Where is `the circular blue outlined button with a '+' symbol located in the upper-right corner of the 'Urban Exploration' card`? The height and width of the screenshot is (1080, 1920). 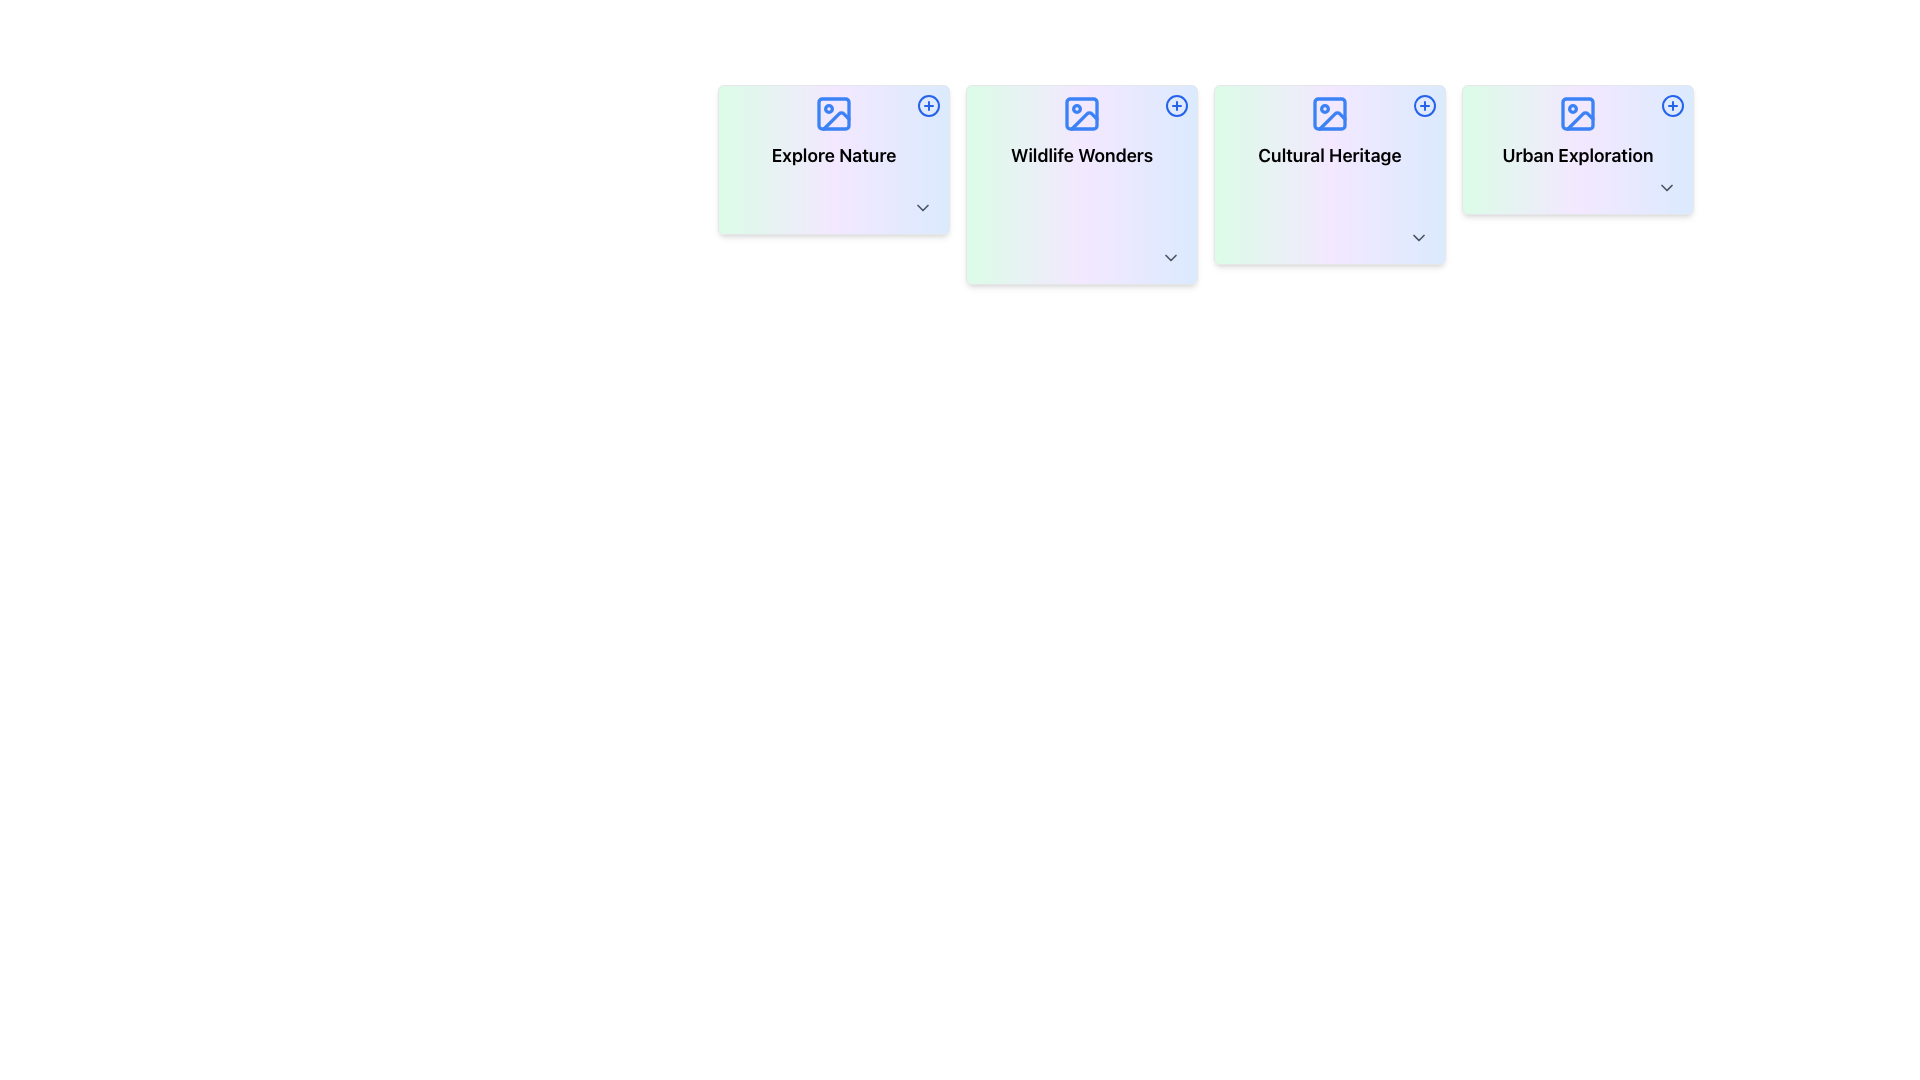 the circular blue outlined button with a '+' symbol located in the upper-right corner of the 'Urban Exploration' card is located at coordinates (1673, 105).